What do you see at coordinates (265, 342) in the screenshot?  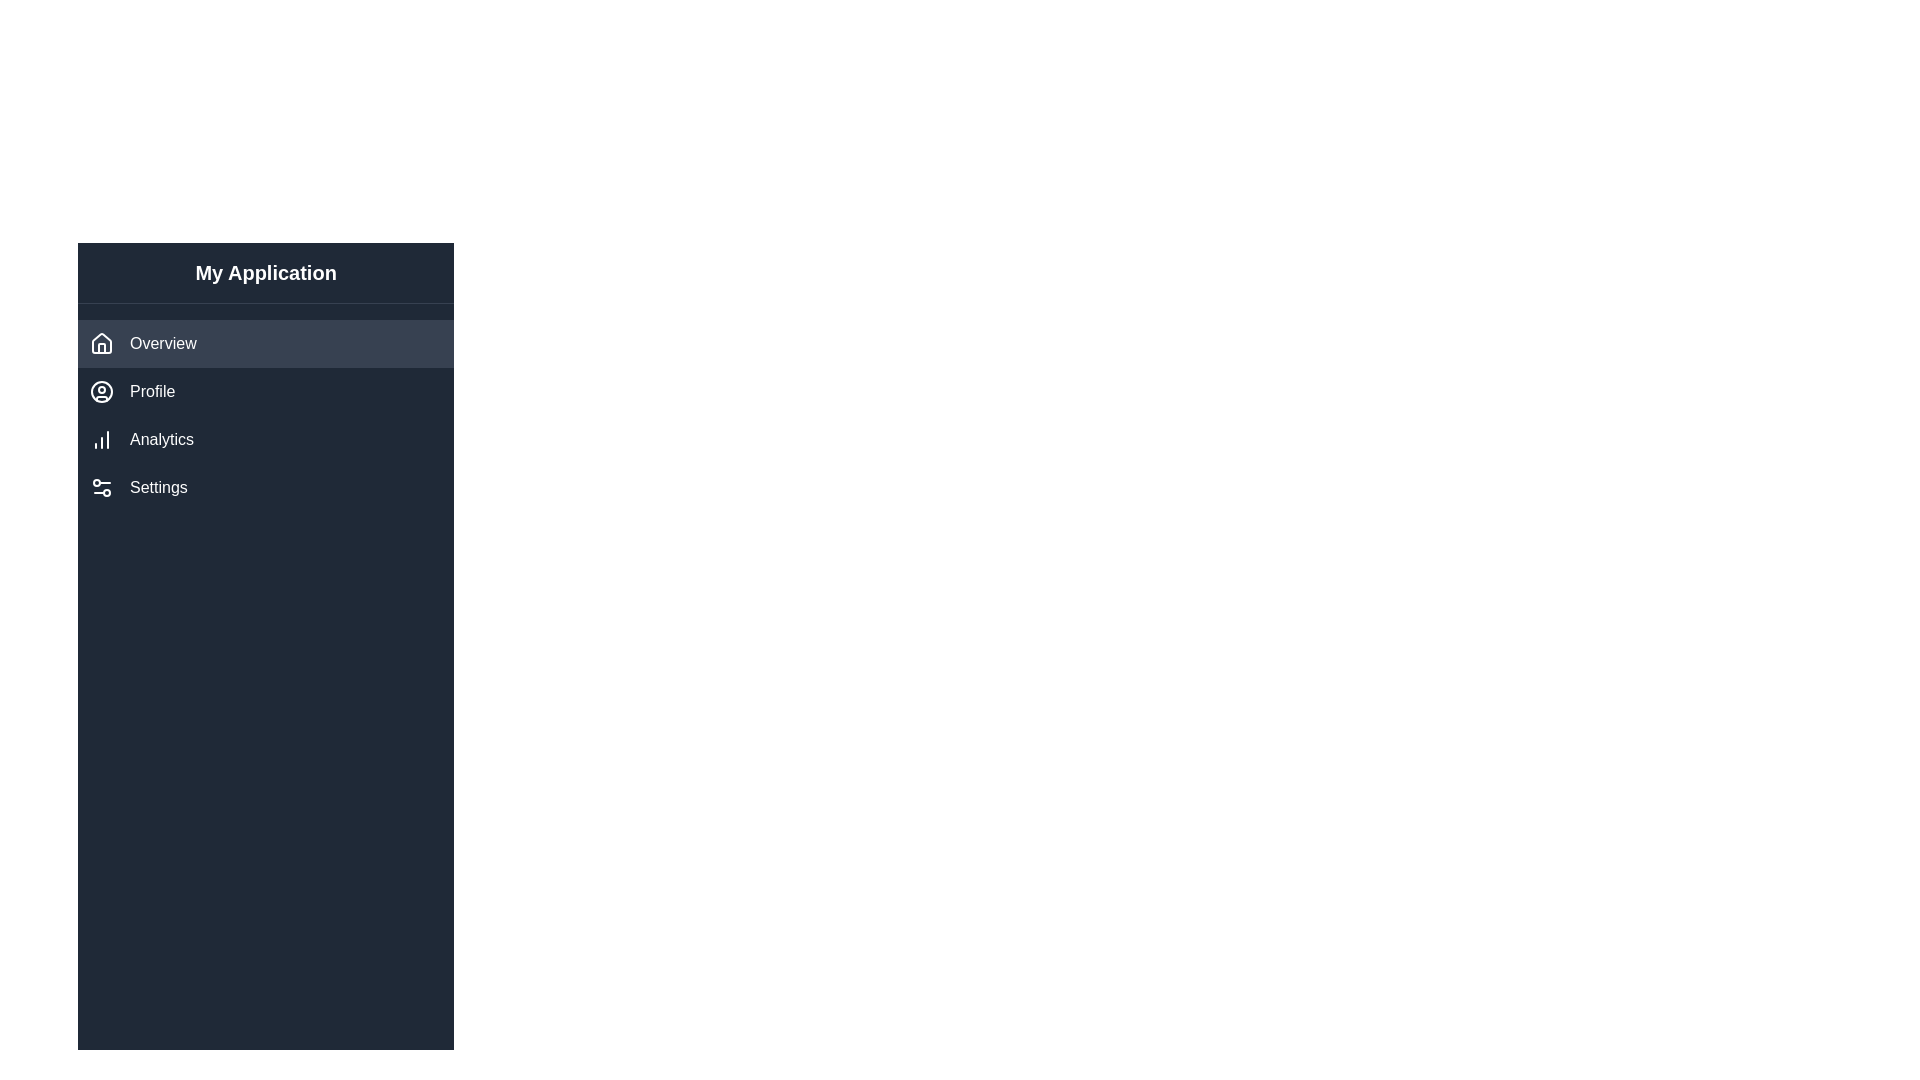 I see `the 'Overview' menu item, which is the first item in the vertical navigation menu located below 'My Application' and above 'Profile', 'Analytics', and 'Settings'` at bounding box center [265, 342].